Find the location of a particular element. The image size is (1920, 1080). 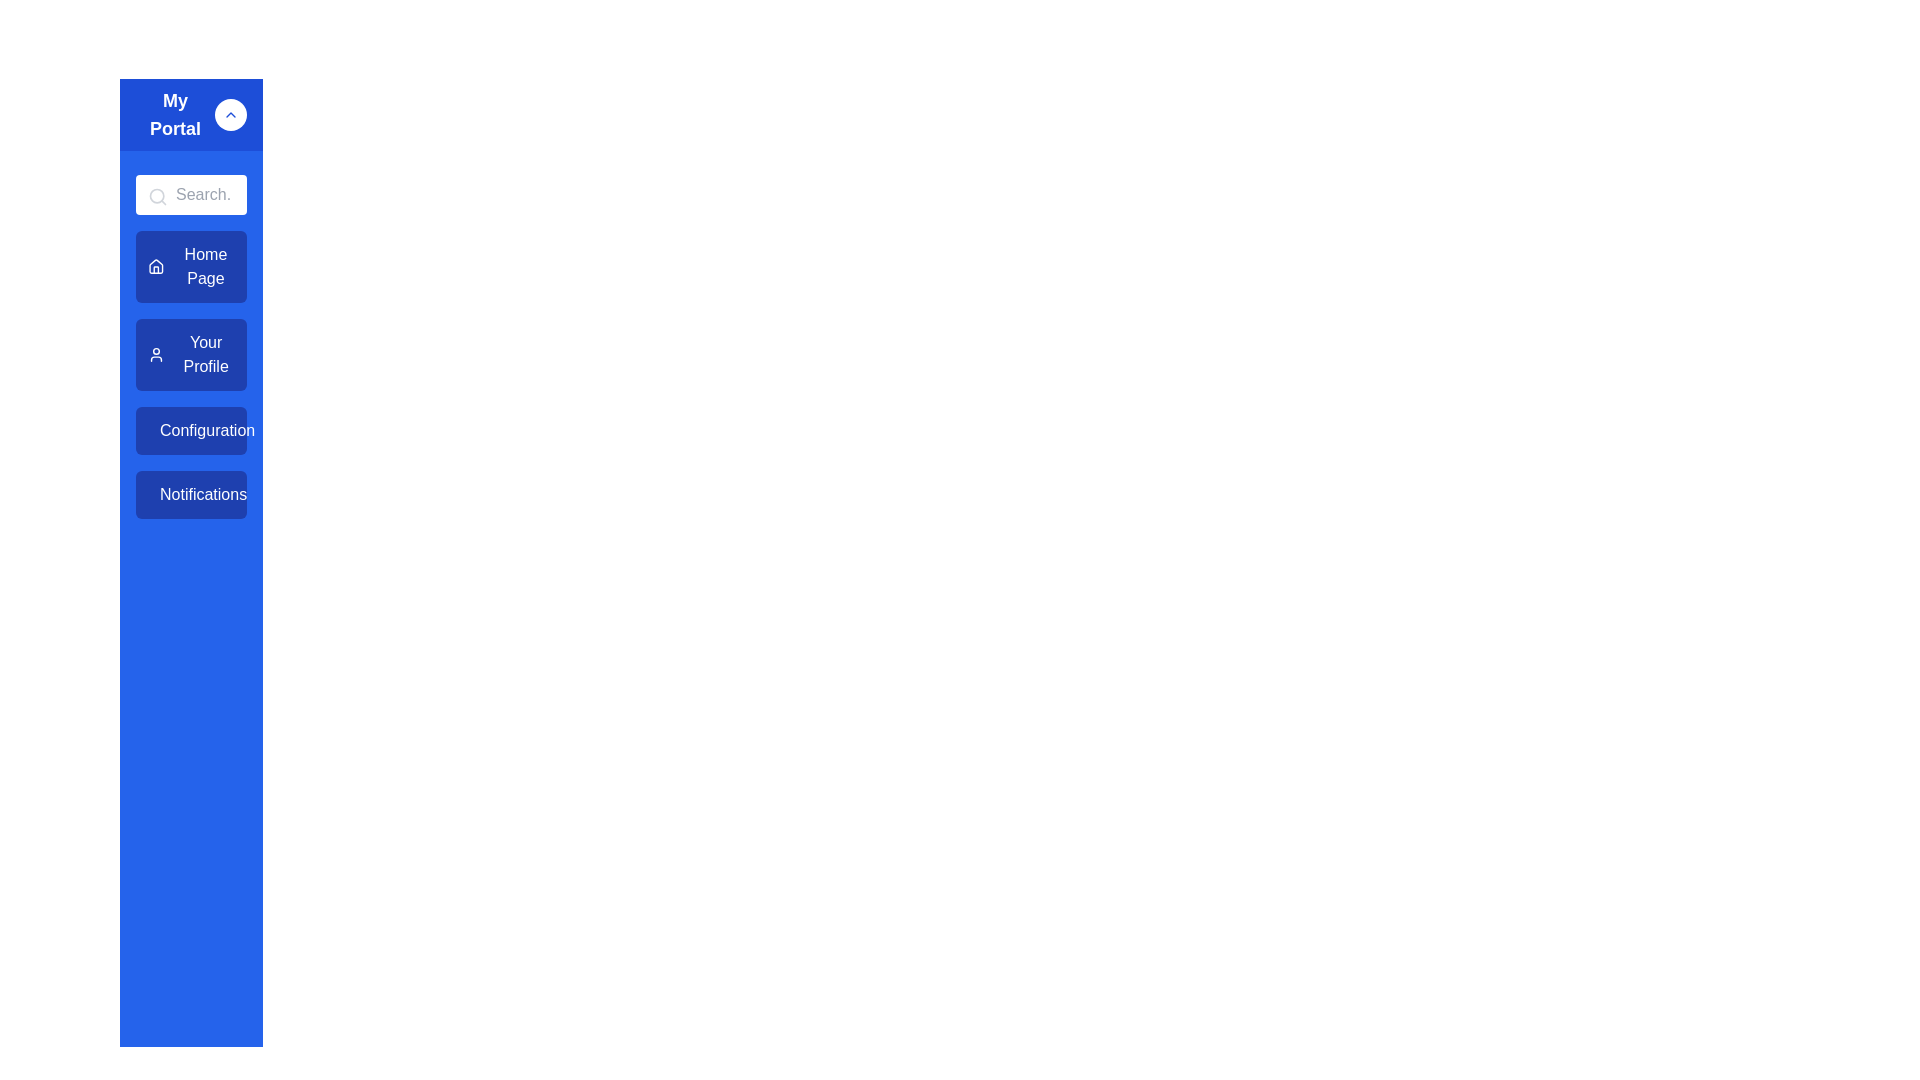

the small upward-pointing chevron icon with blue strokes on a white background, located within a circular button near the top-right corner of the sidebar is located at coordinates (231, 115).